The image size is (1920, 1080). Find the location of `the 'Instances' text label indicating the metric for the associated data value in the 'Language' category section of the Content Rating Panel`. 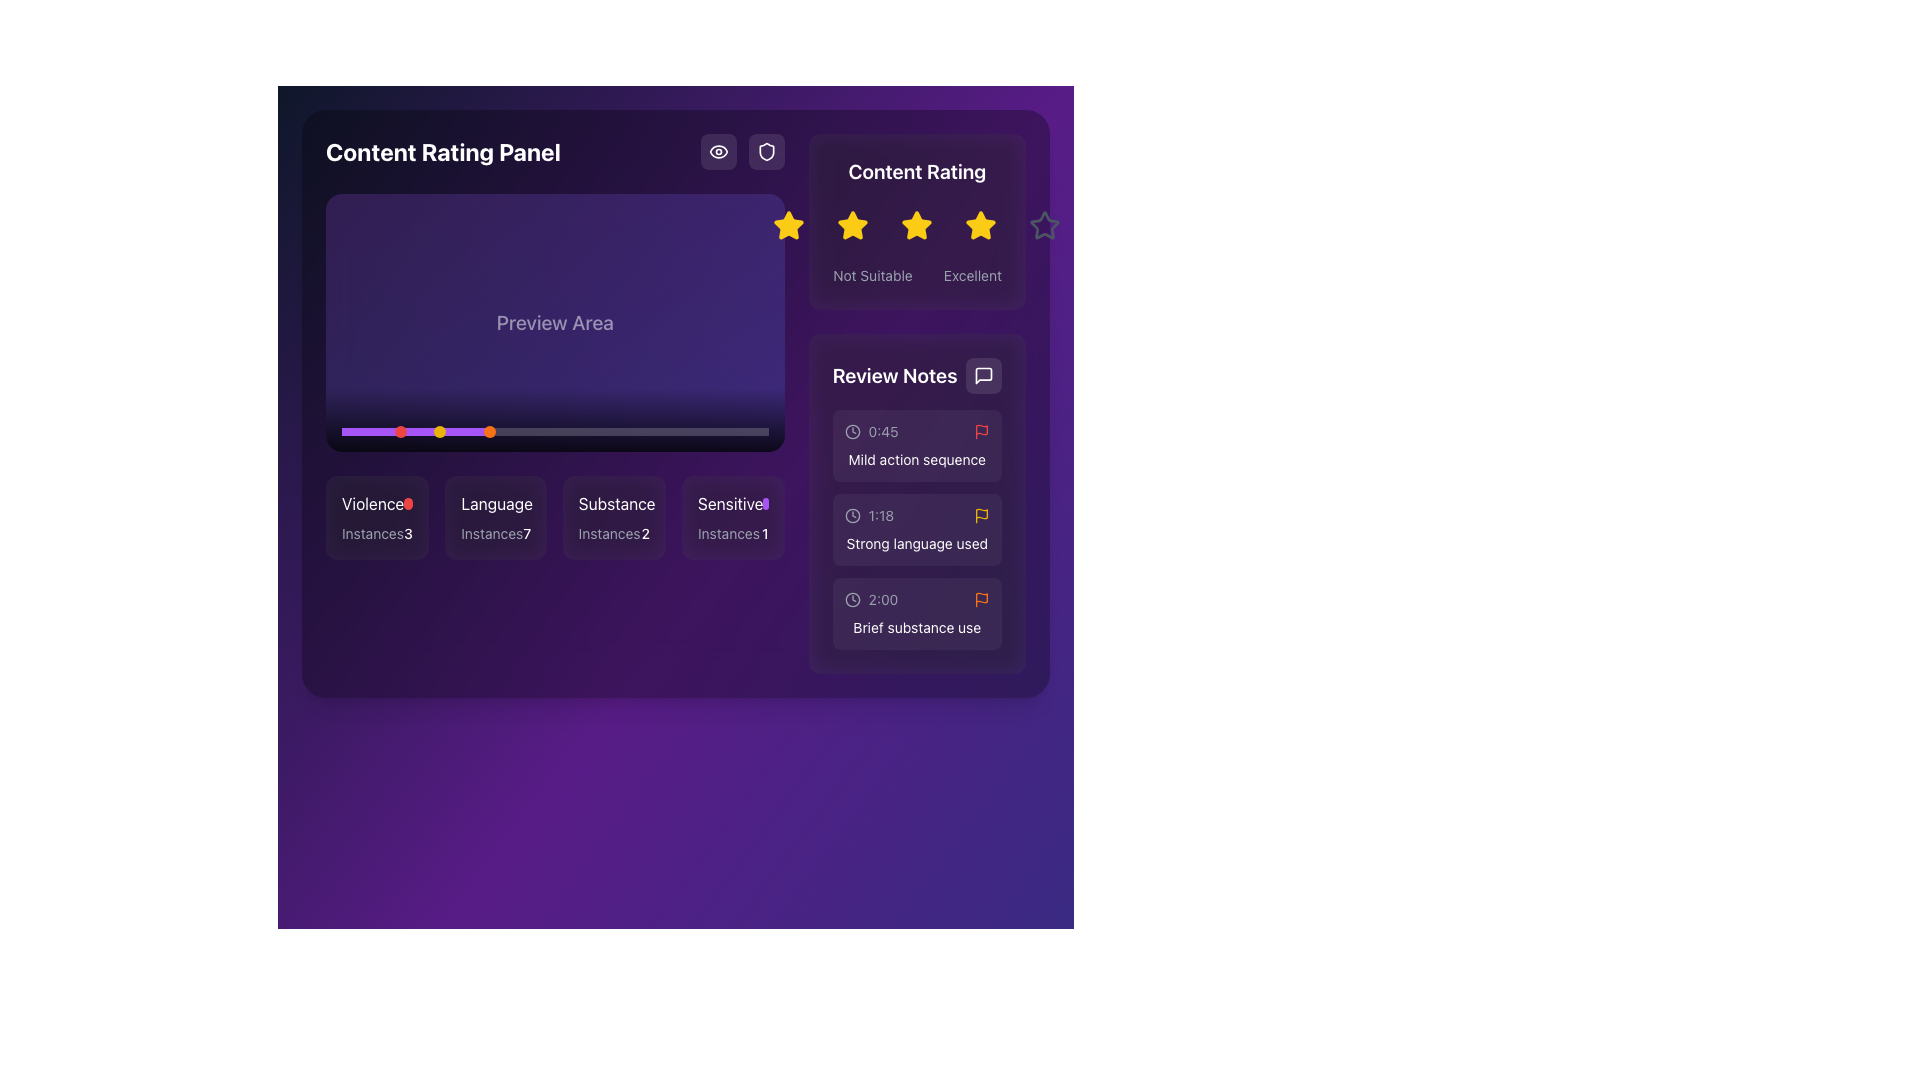

the 'Instances' text label indicating the metric for the associated data value in the 'Language' category section of the Content Rating Panel is located at coordinates (491, 532).